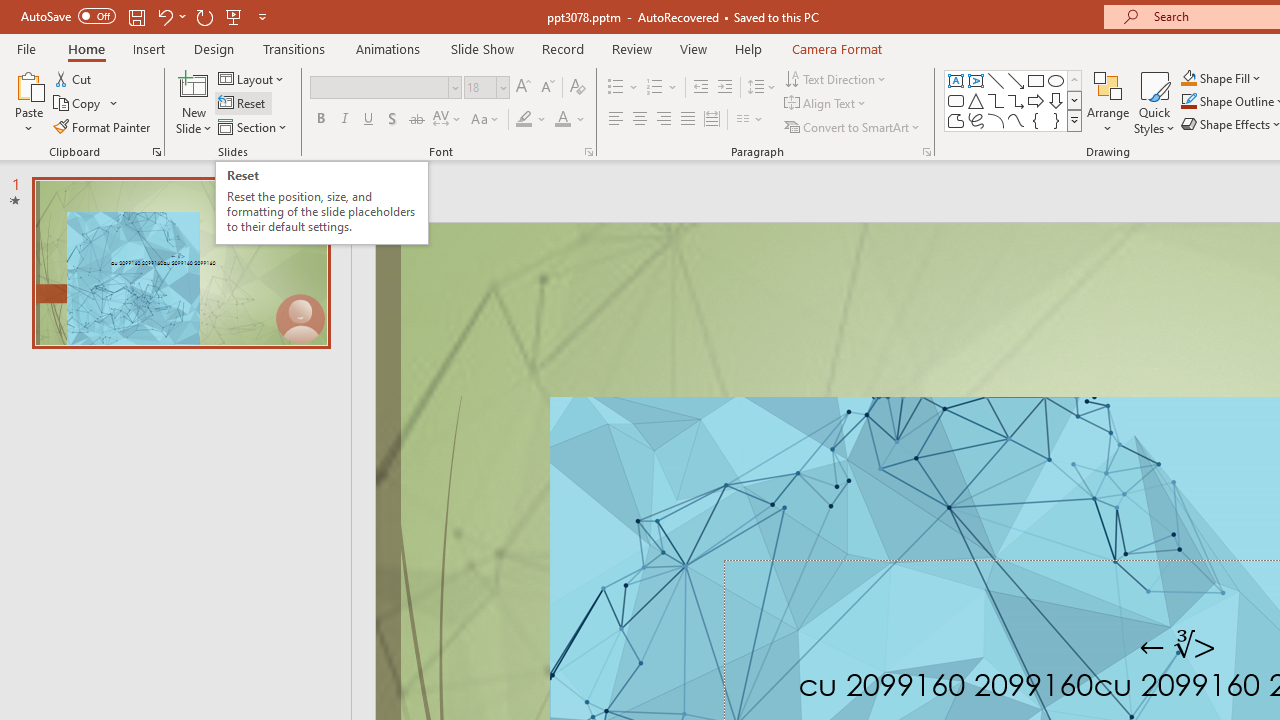 This screenshot has width=1280, height=720. What do you see at coordinates (253, 127) in the screenshot?
I see `'Section'` at bounding box center [253, 127].